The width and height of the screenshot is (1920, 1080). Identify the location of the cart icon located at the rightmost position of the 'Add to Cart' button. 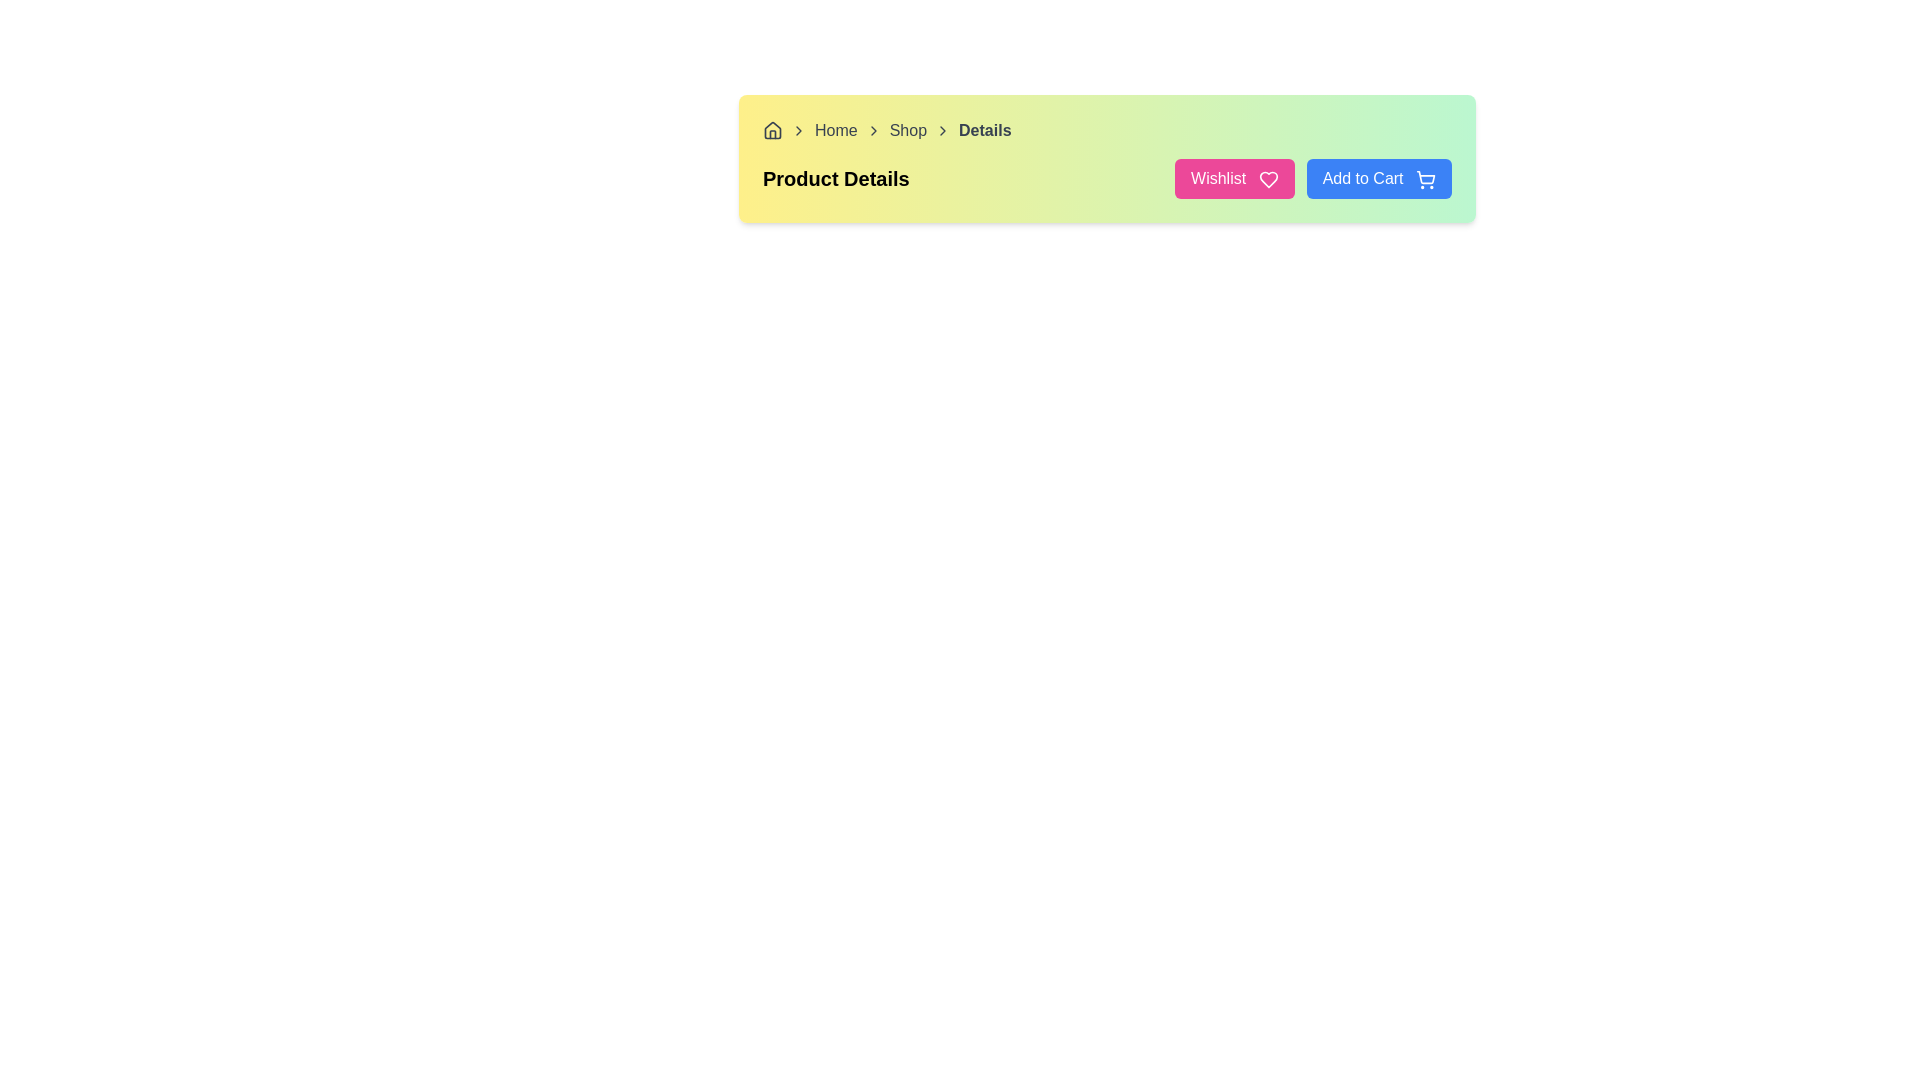
(1424, 177).